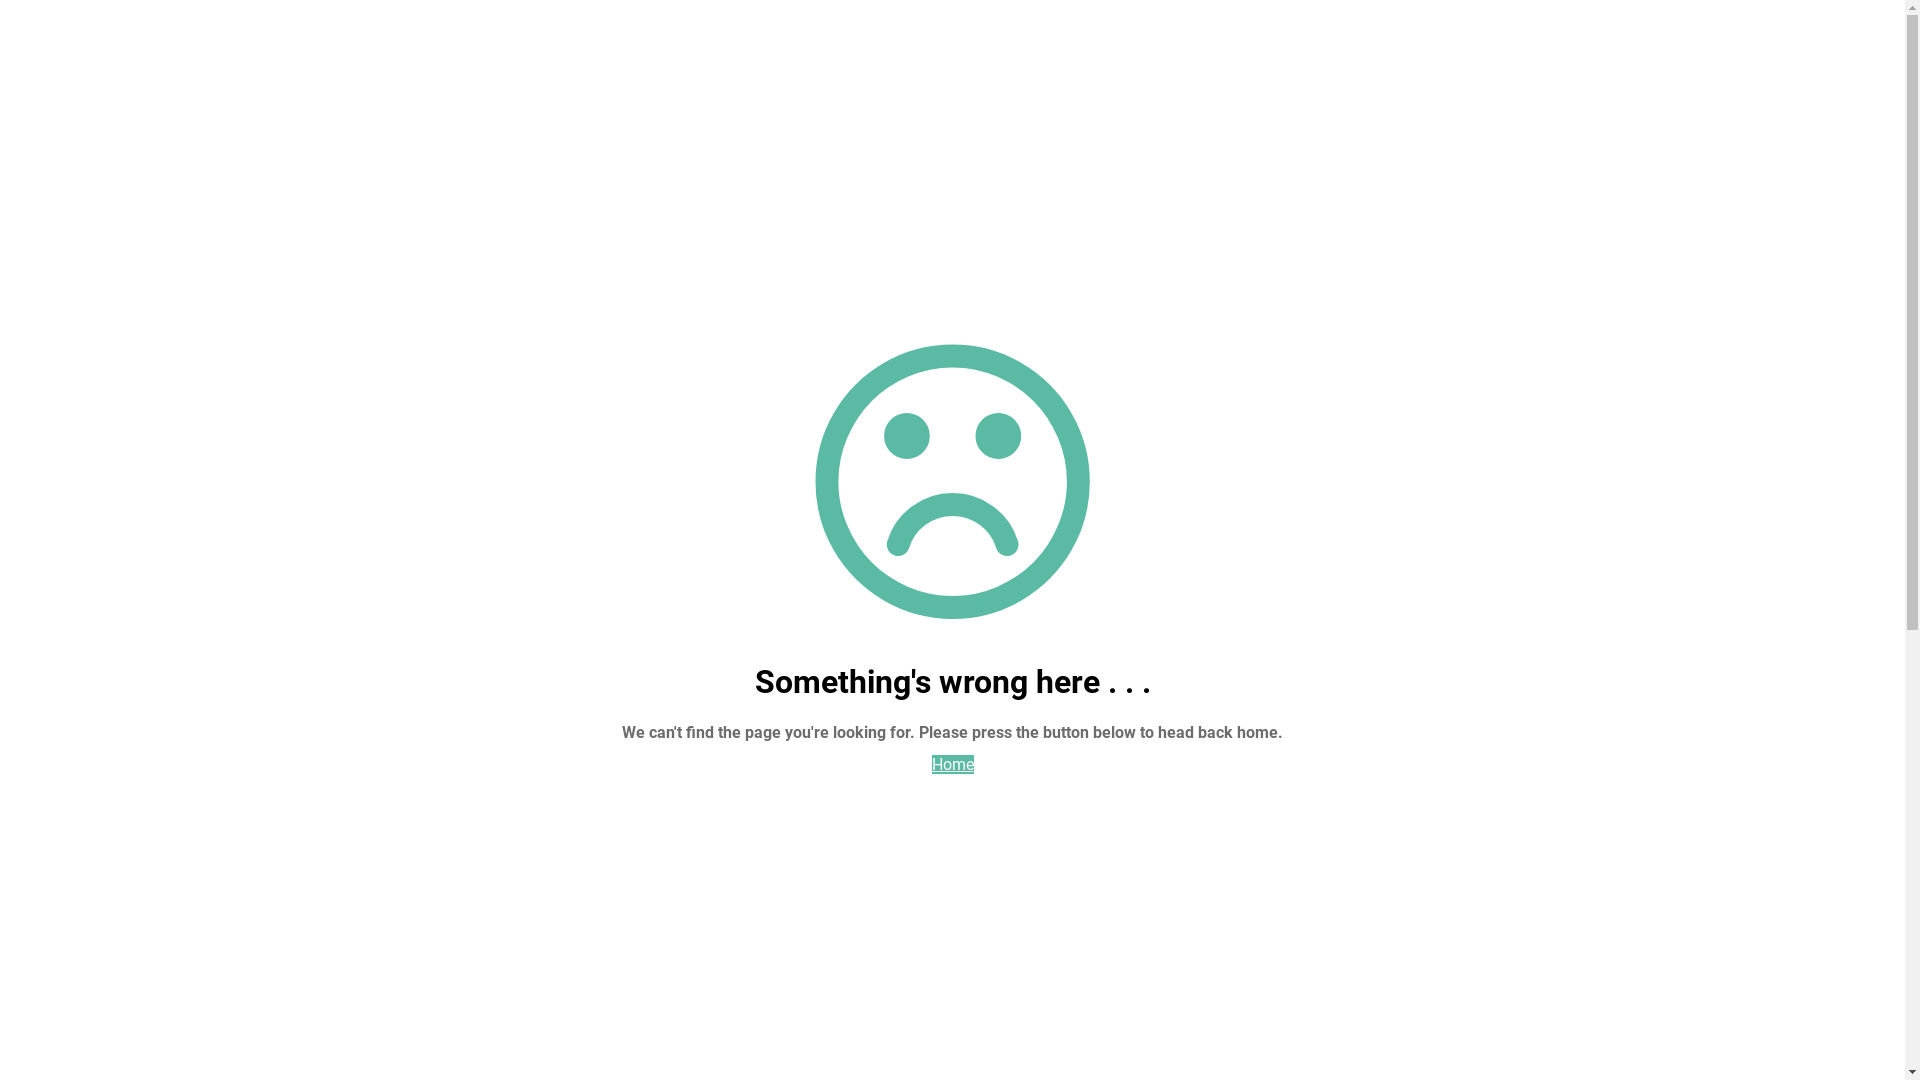 This screenshot has height=1080, width=1920. What do you see at coordinates (952, 764) in the screenshot?
I see `'Home'` at bounding box center [952, 764].